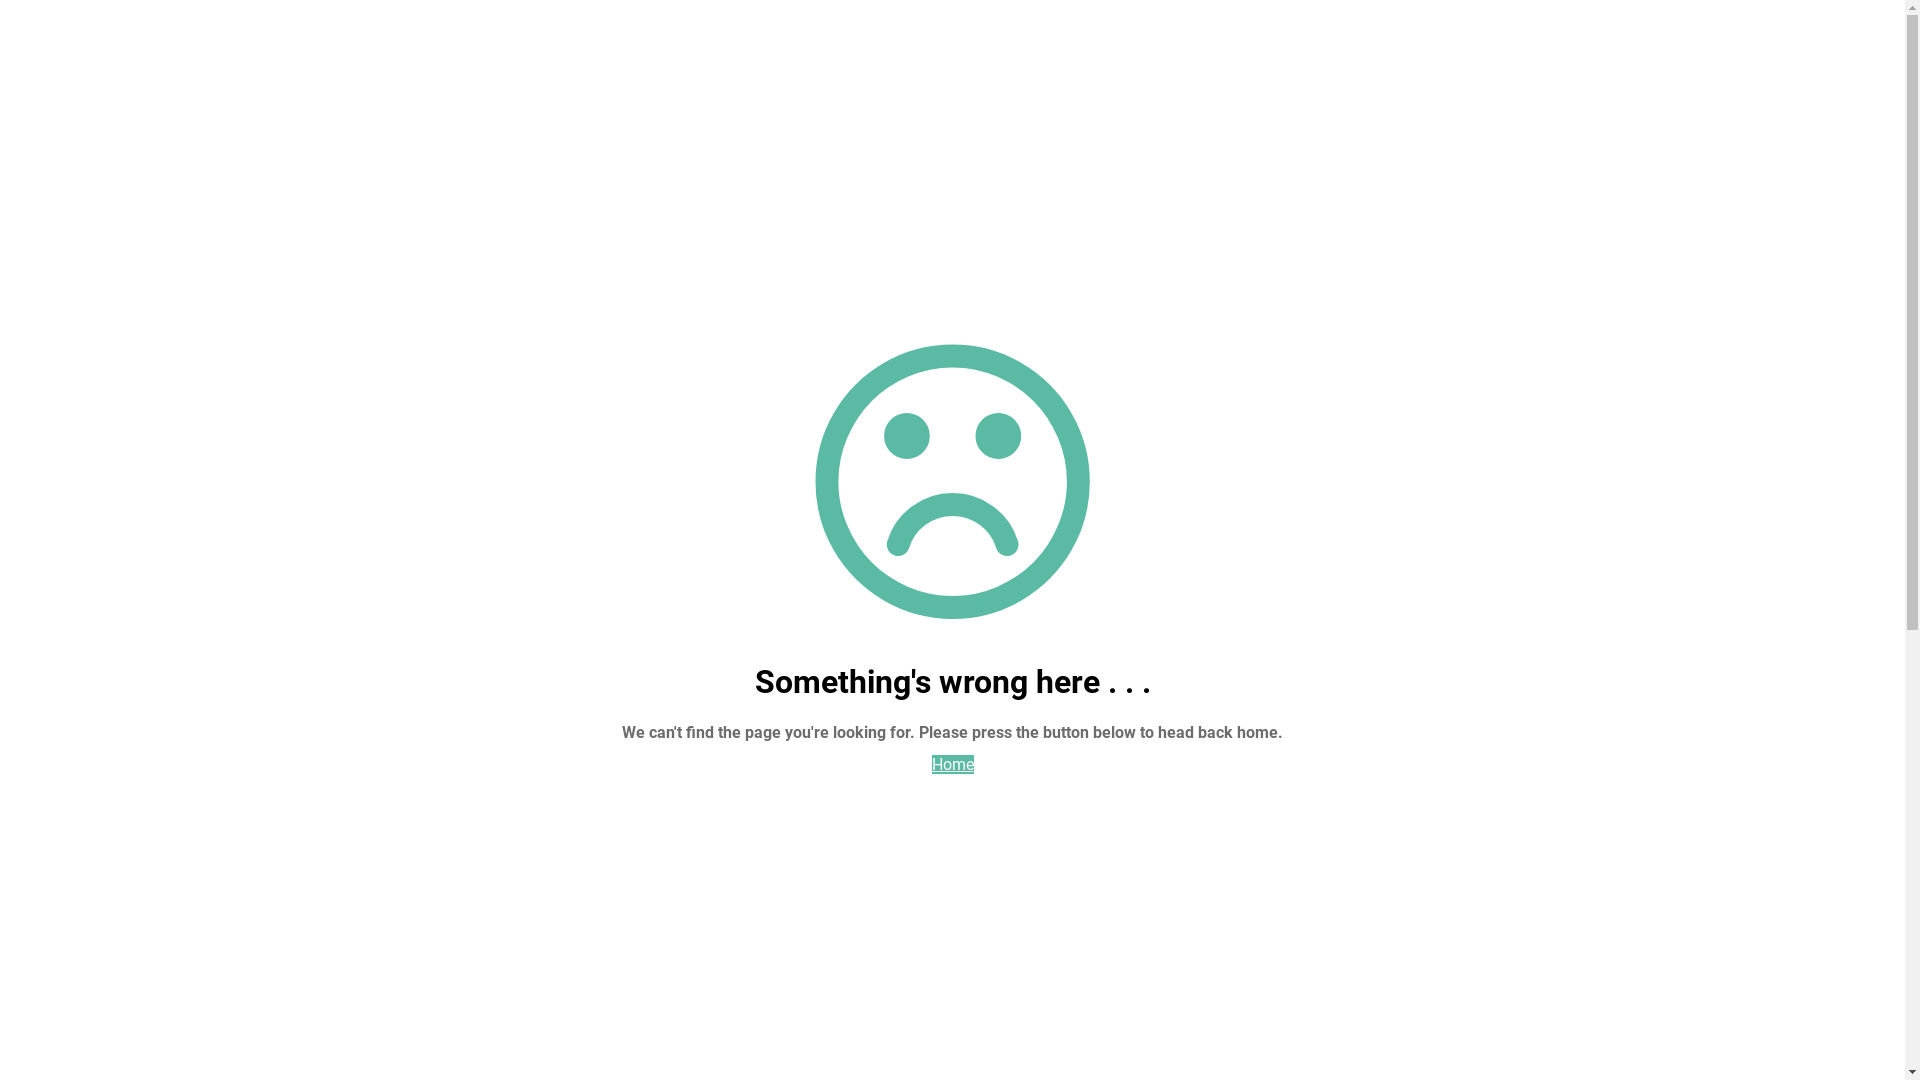 This screenshot has height=1080, width=1920. What do you see at coordinates (952, 764) in the screenshot?
I see `'Home'` at bounding box center [952, 764].